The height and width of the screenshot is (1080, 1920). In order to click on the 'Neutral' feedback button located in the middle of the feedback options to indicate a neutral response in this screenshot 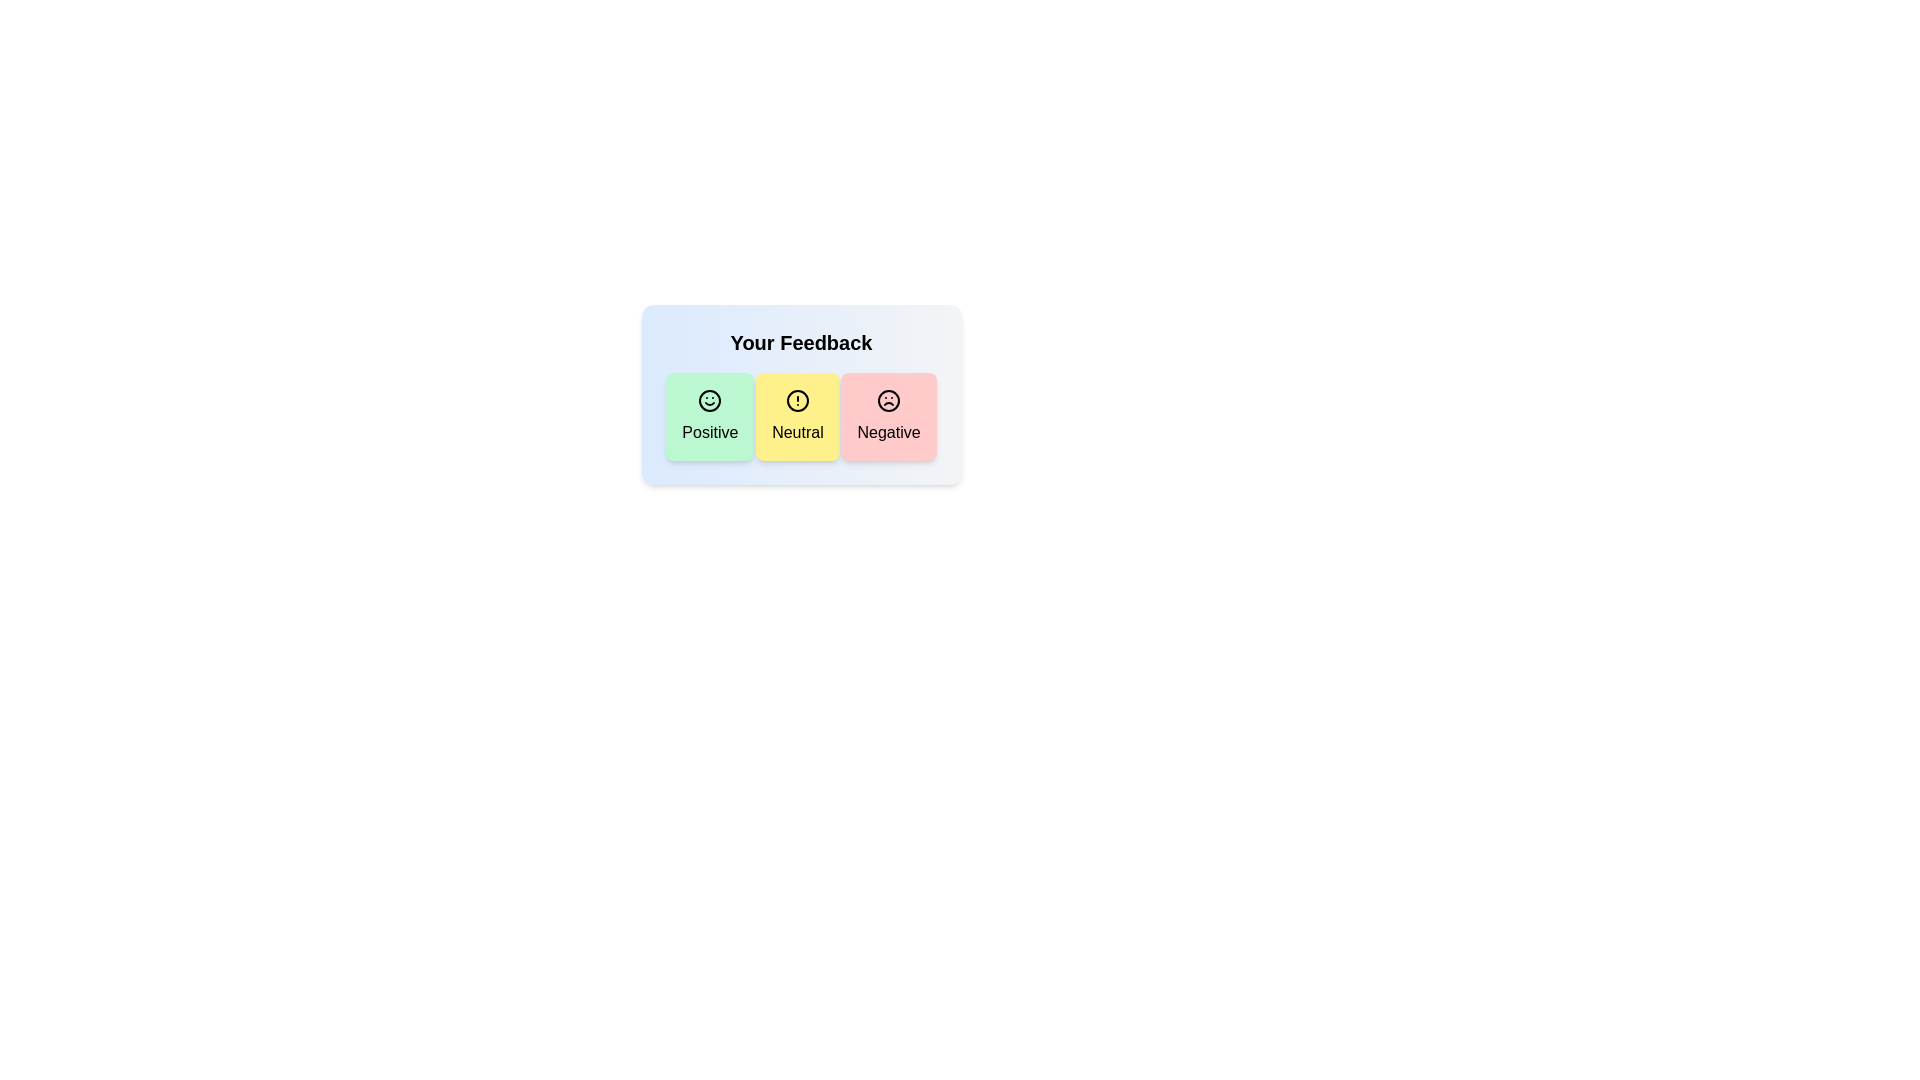, I will do `click(796, 415)`.